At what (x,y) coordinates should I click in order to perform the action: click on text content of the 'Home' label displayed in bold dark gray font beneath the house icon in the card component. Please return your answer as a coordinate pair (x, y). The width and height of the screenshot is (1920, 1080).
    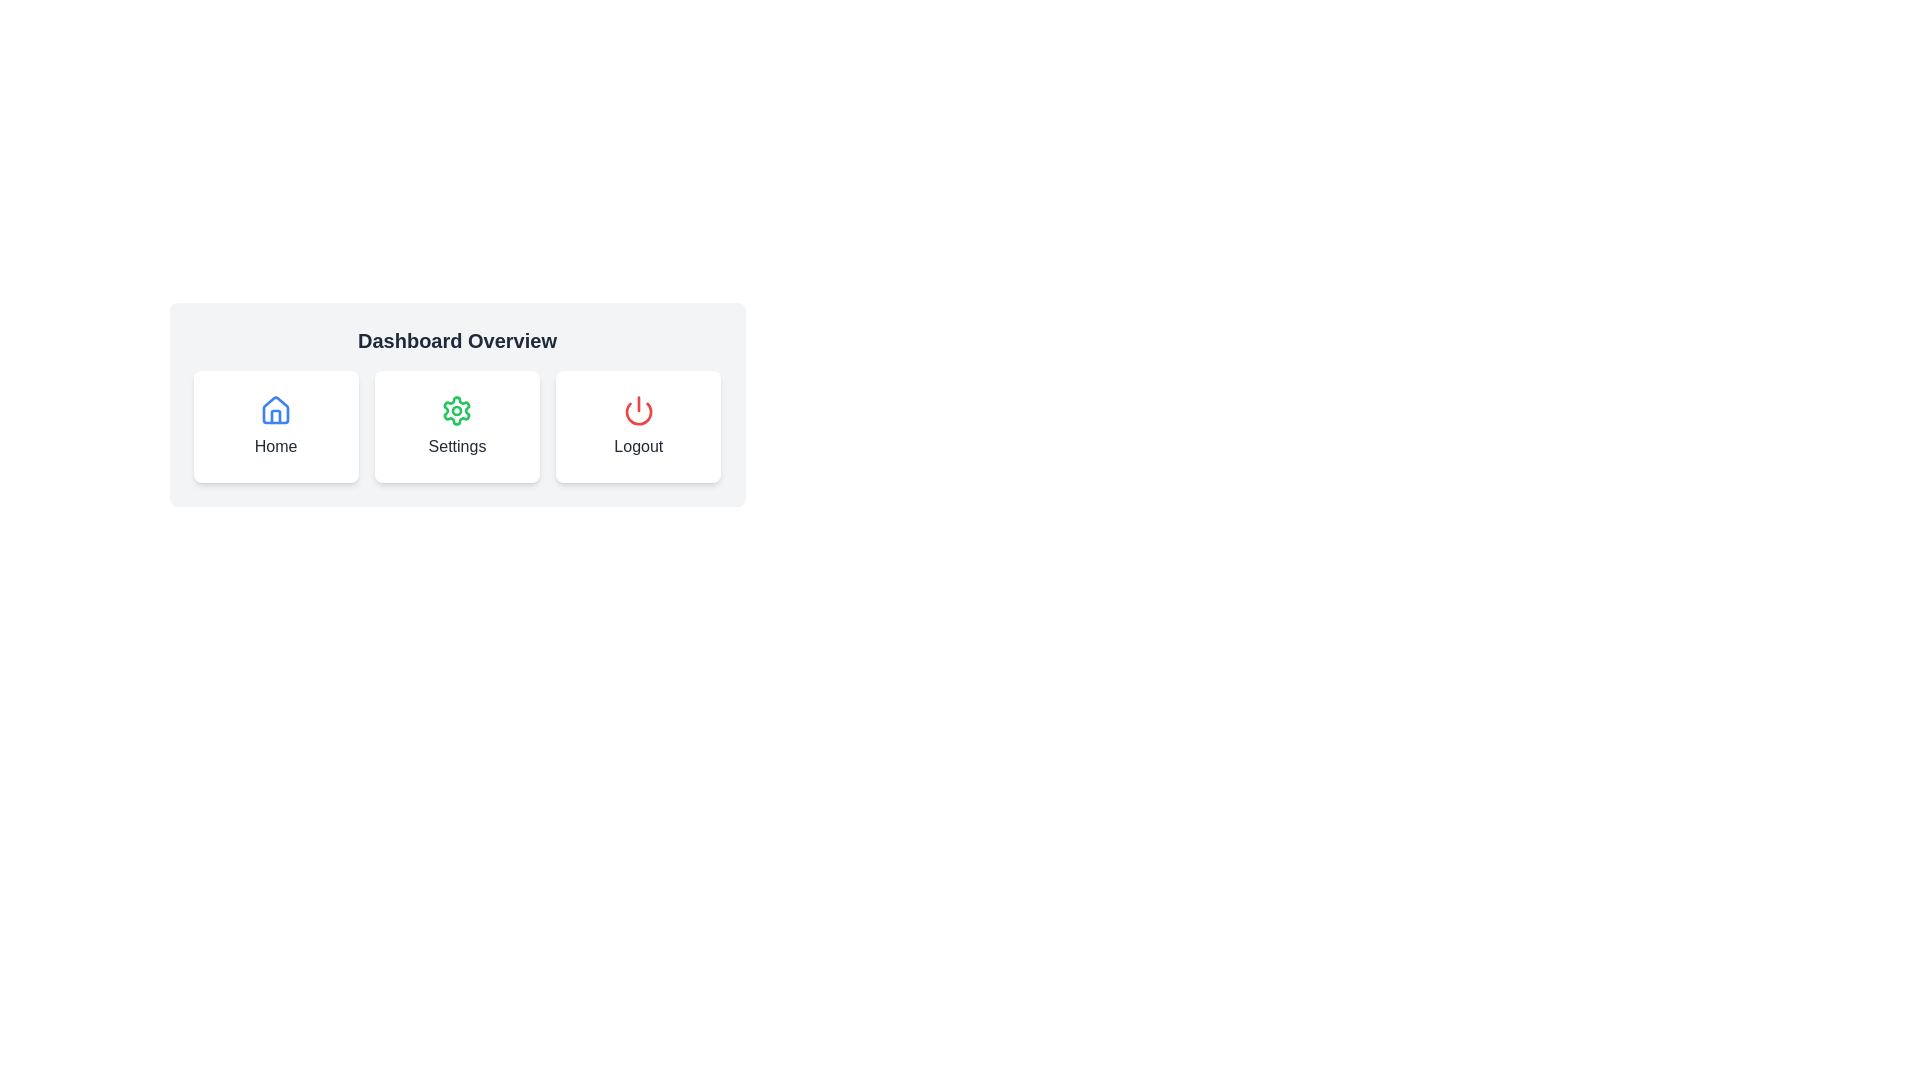
    Looking at the image, I should click on (275, 446).